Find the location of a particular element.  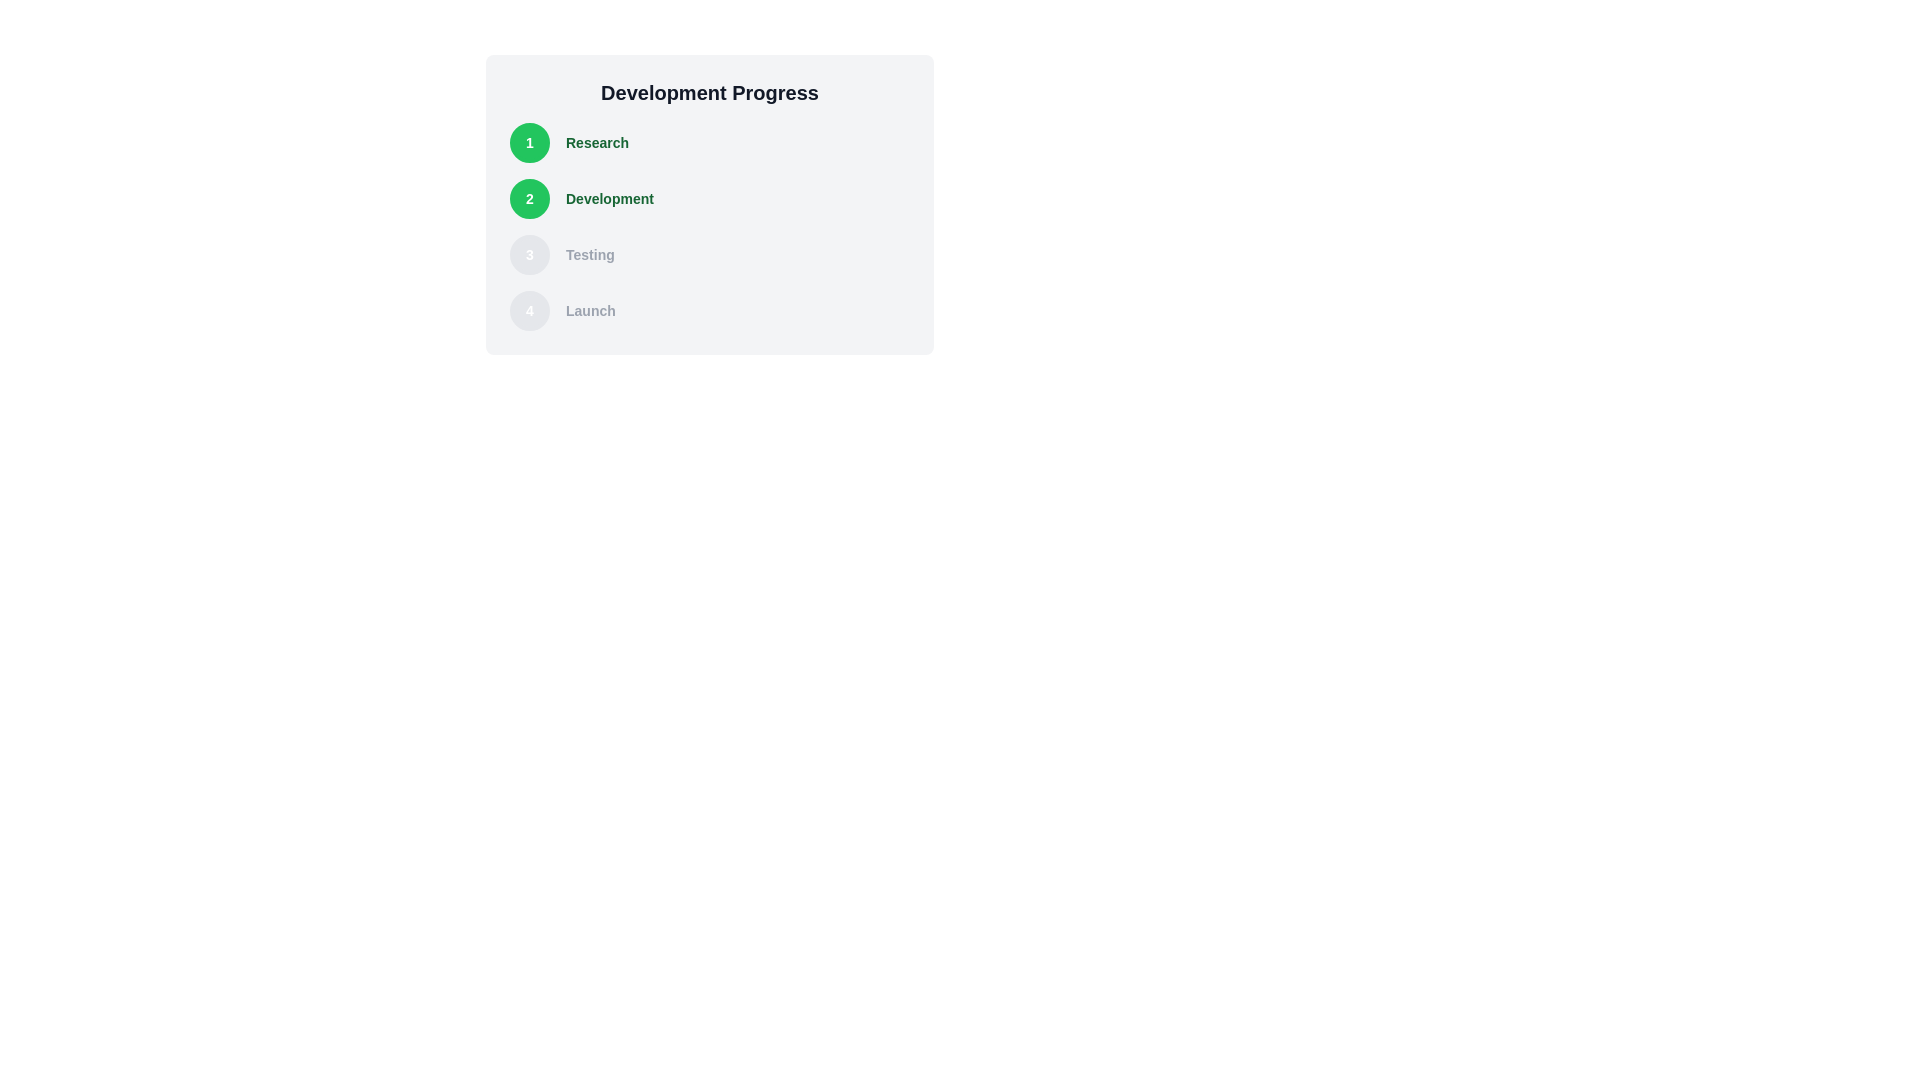

the fourth item of the vertically arranged progress step indicator is located at coordinates (710, 311).